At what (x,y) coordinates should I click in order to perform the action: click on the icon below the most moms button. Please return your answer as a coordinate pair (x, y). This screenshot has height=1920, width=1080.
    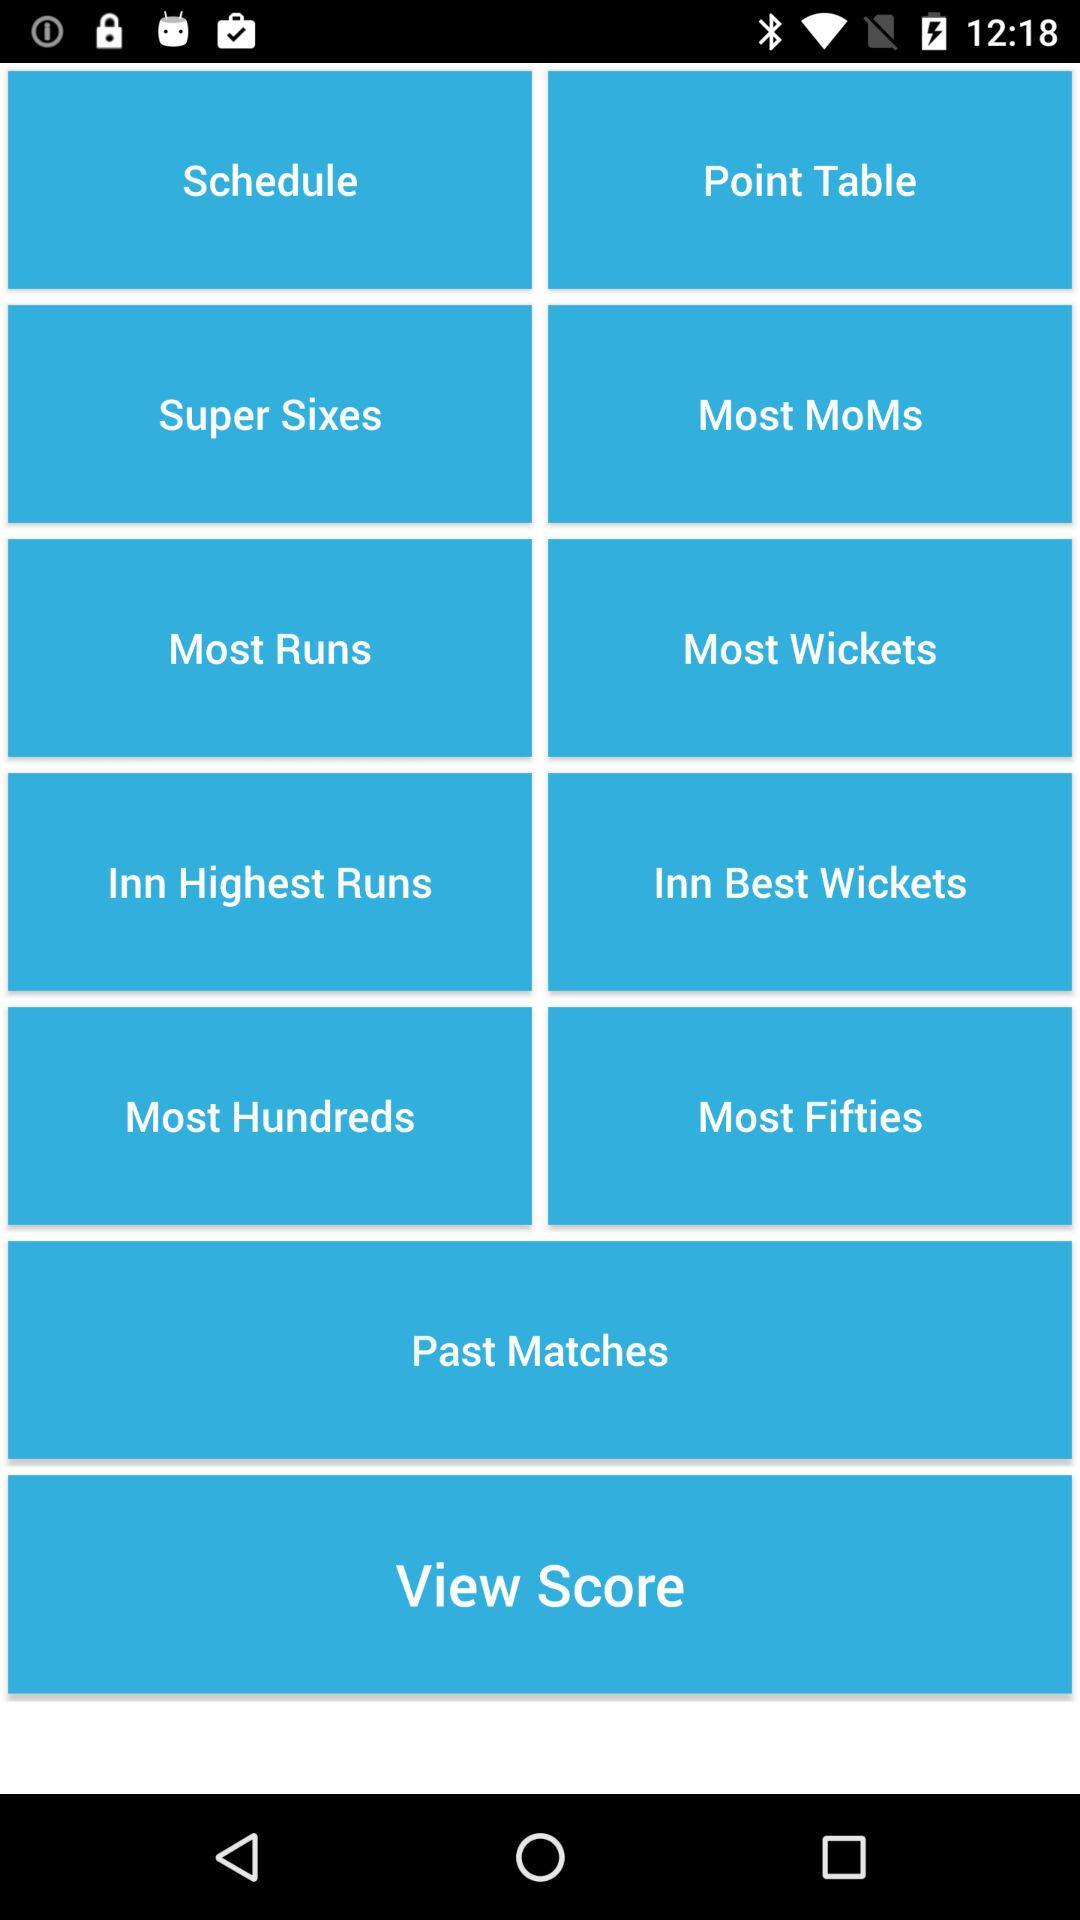
    Looking at the image, I should click on (810, 648).